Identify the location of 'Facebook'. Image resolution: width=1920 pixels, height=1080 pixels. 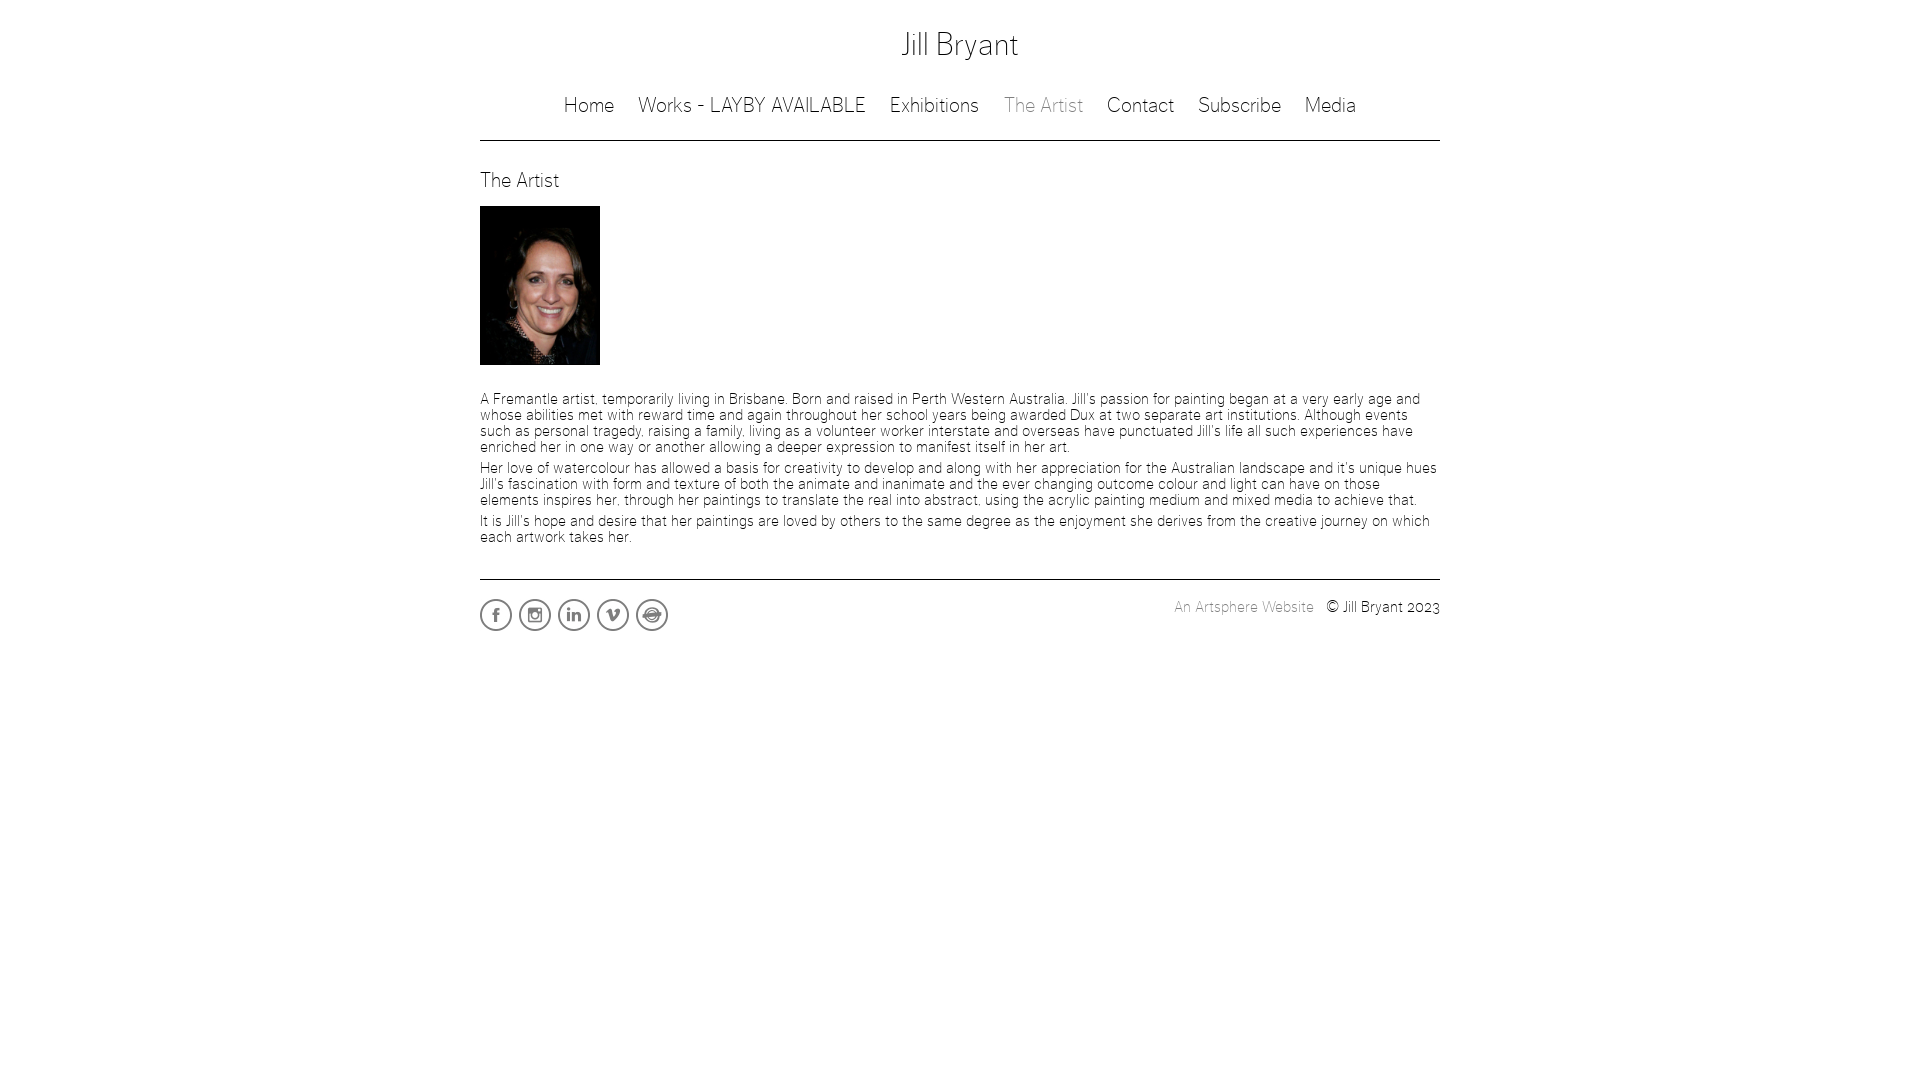
(497, 628).